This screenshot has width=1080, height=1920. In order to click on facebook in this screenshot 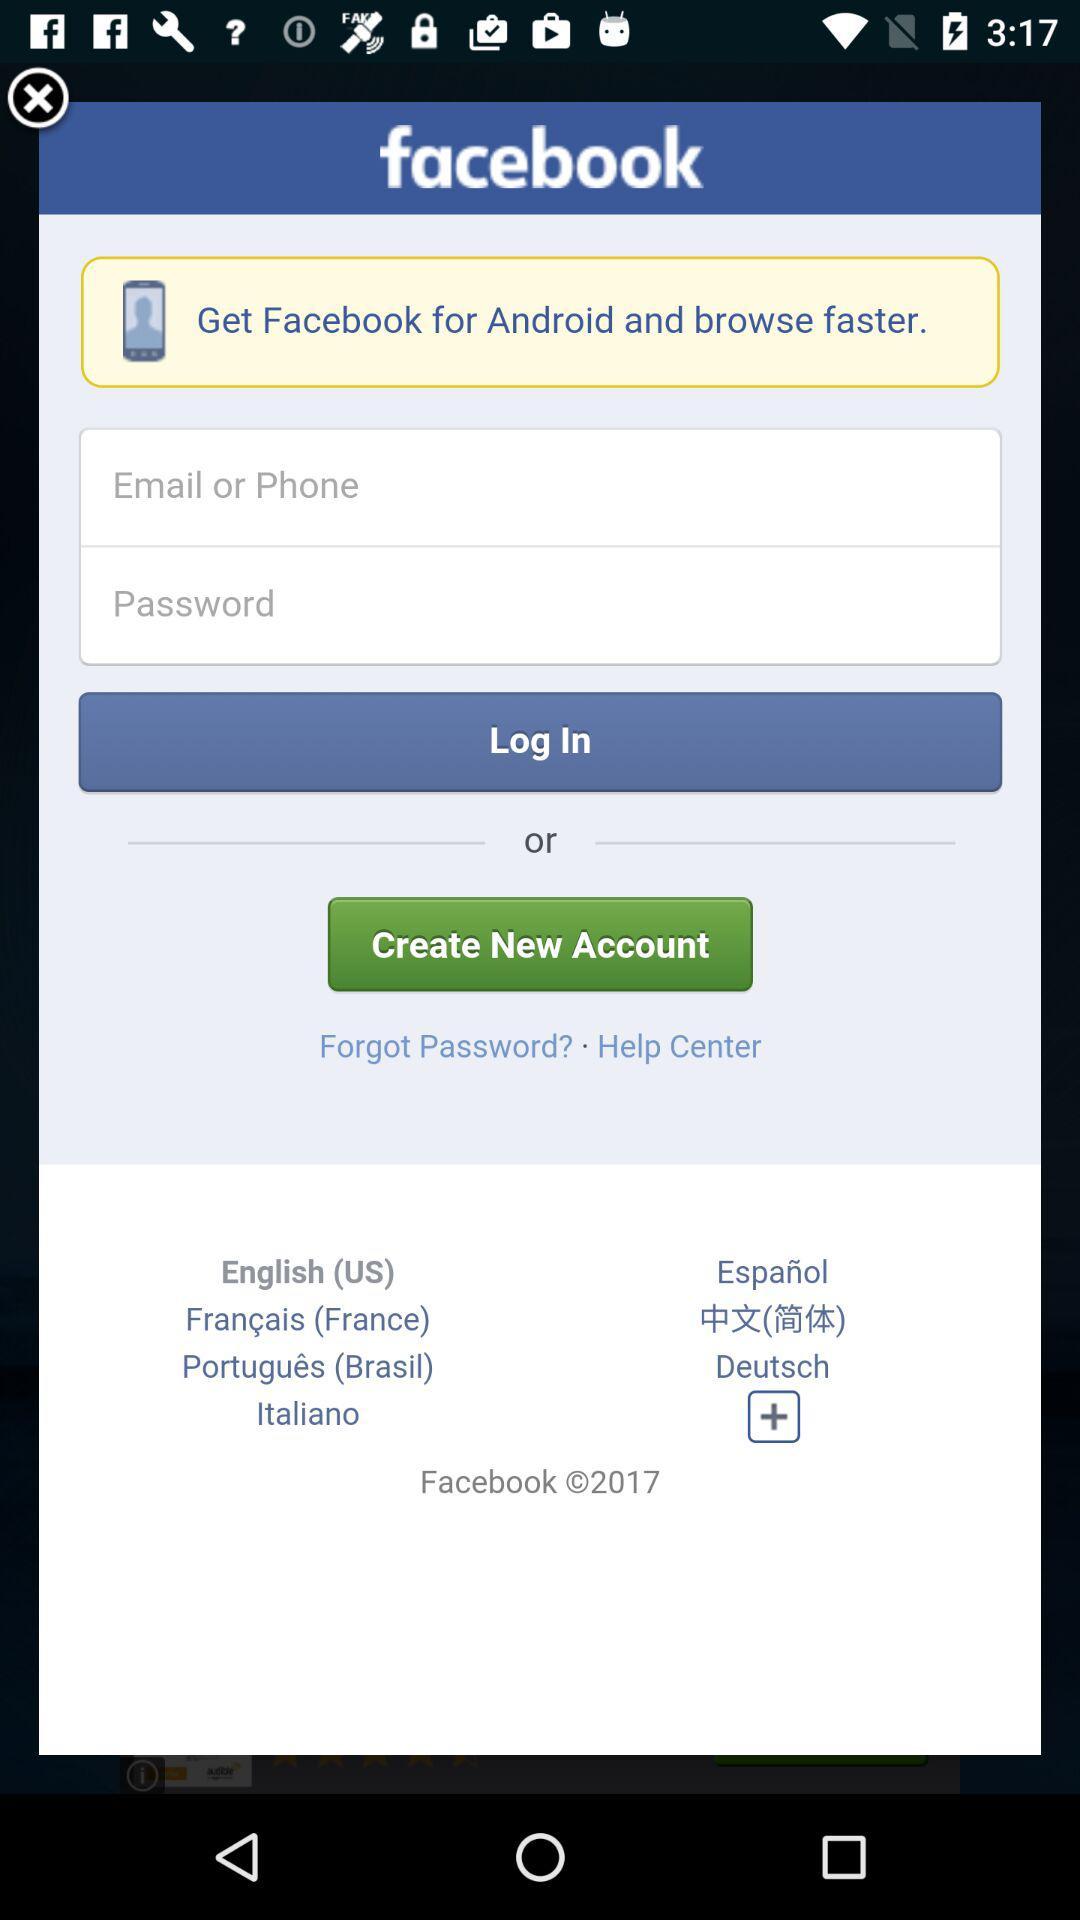, I will do `click(540, 927)`.